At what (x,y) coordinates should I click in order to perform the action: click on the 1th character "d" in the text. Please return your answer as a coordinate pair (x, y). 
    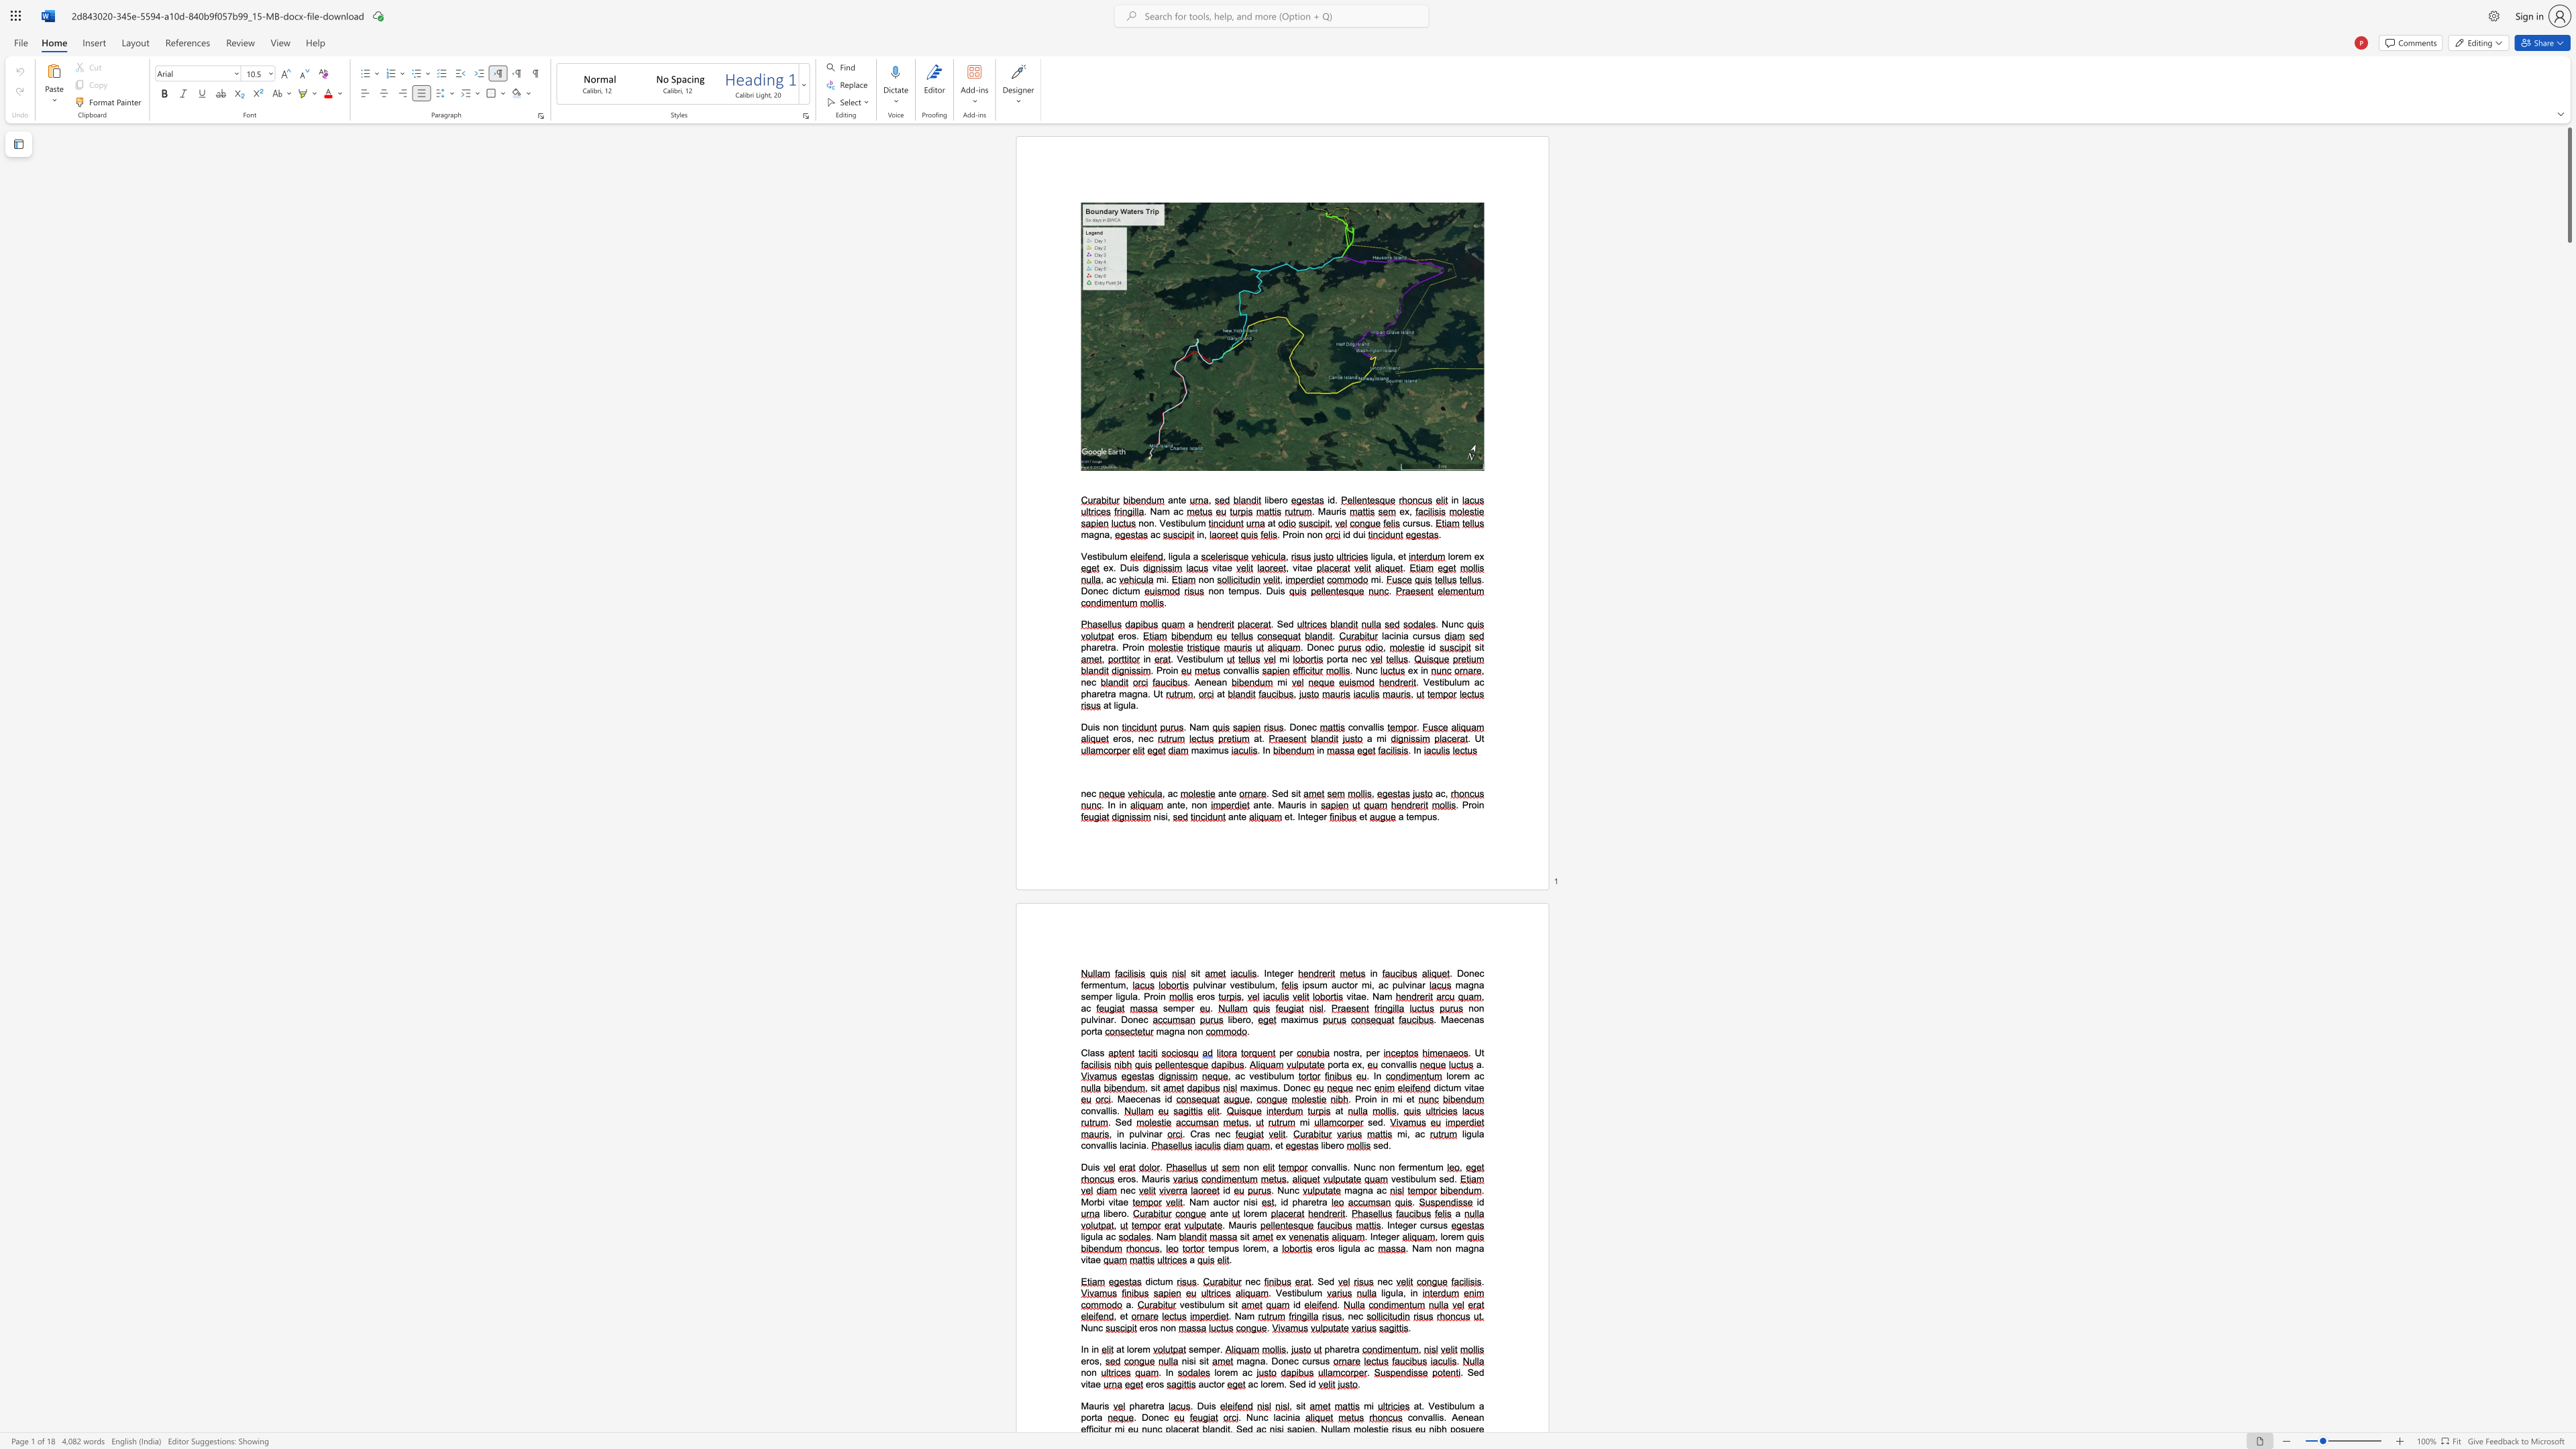
    Looking at the image, I should click on (1303, 1384).